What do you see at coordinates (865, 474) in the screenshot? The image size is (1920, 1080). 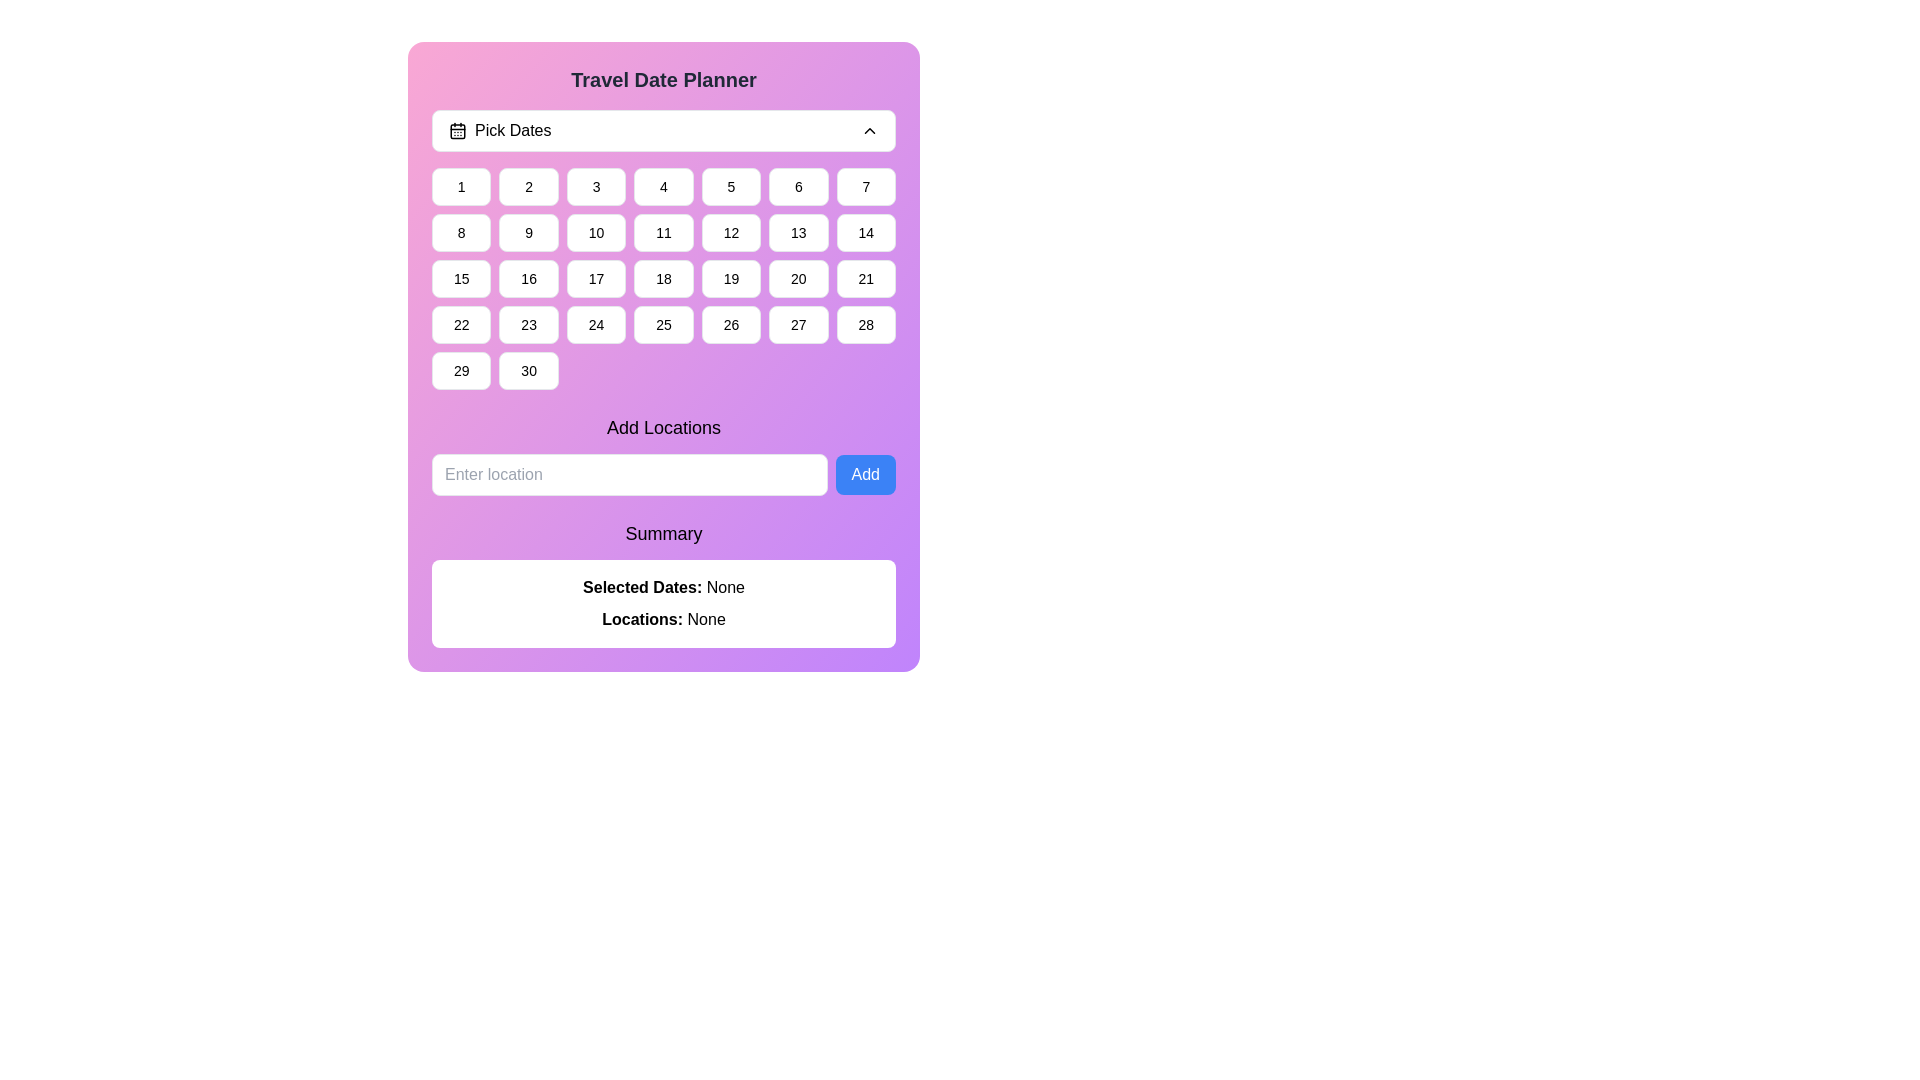 I see `the 'Add' button in the 'Add Locations' section, which has a blue background and white text` at bounding box center [865, 474].